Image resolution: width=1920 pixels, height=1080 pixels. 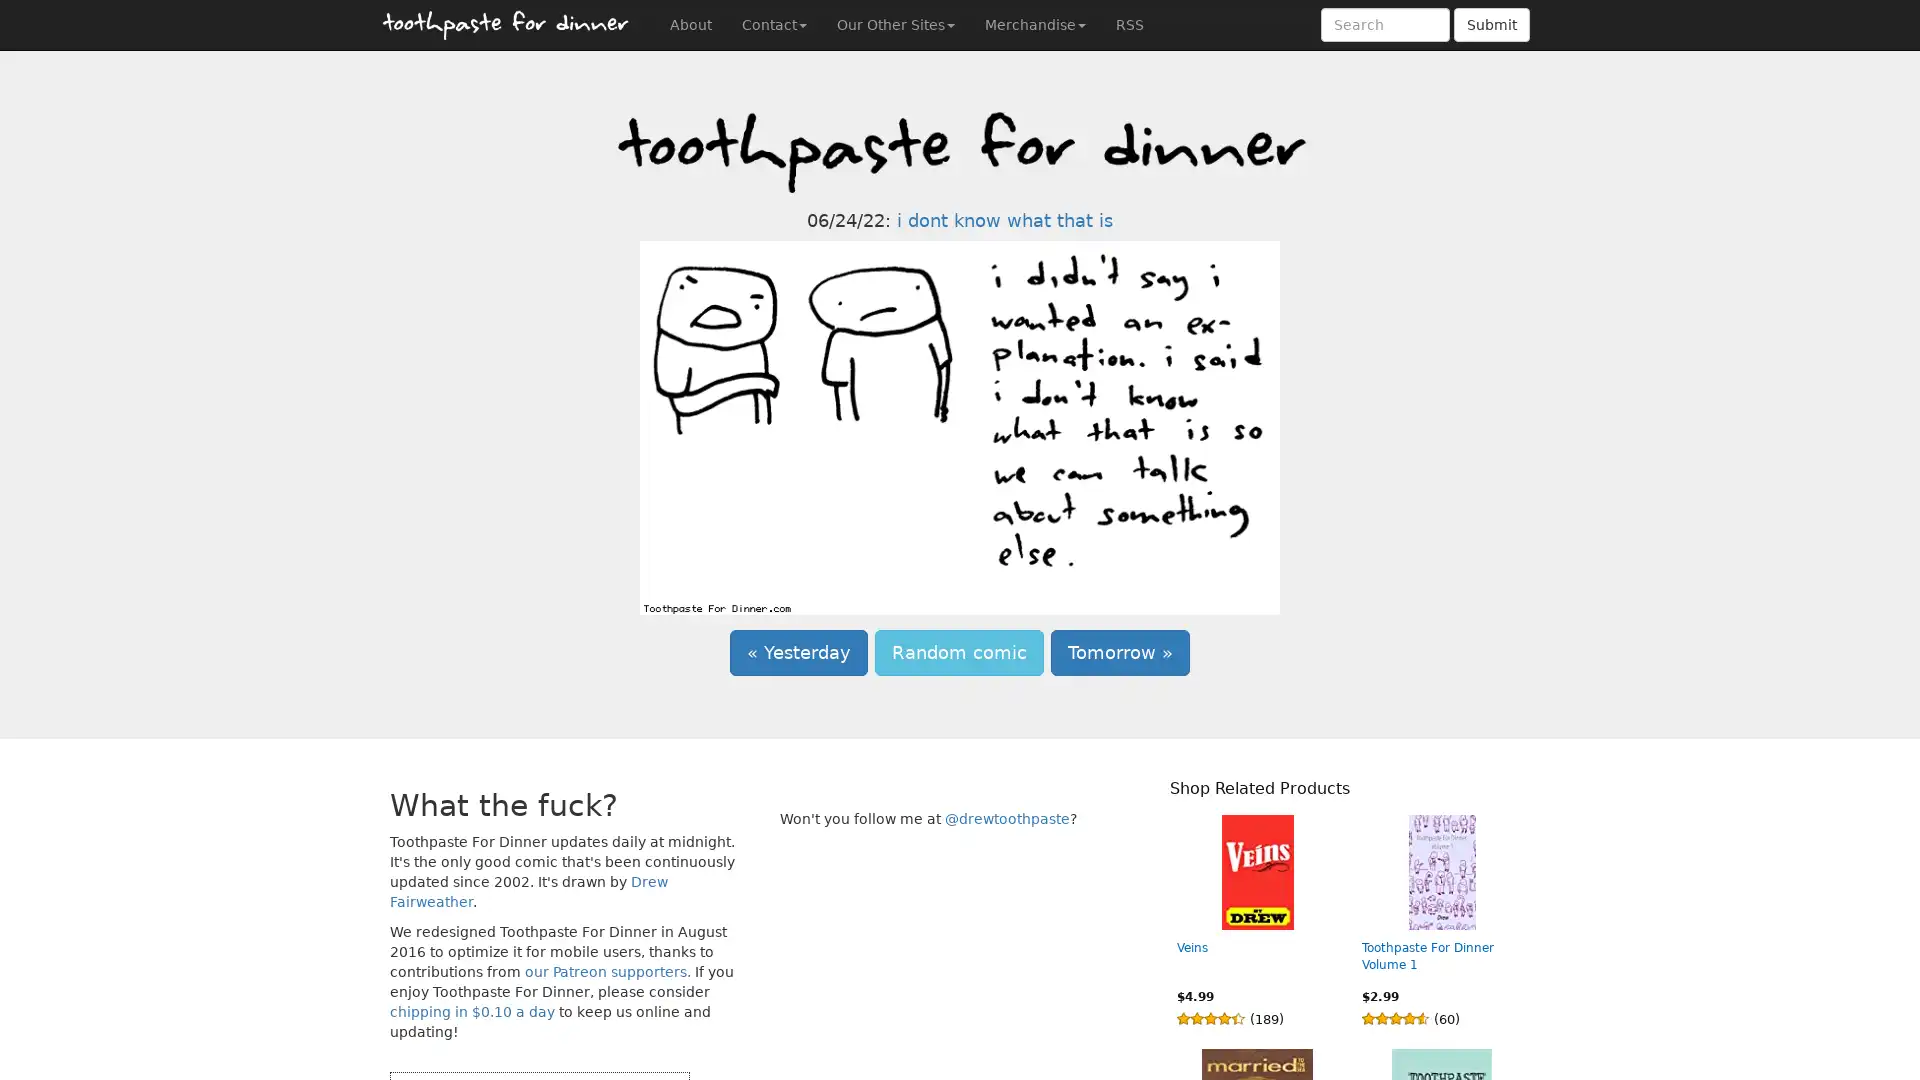 What do you see at coordinates (1492, 24) in the screenshot?
I see `Submit` at bounding box center [1492, 24].